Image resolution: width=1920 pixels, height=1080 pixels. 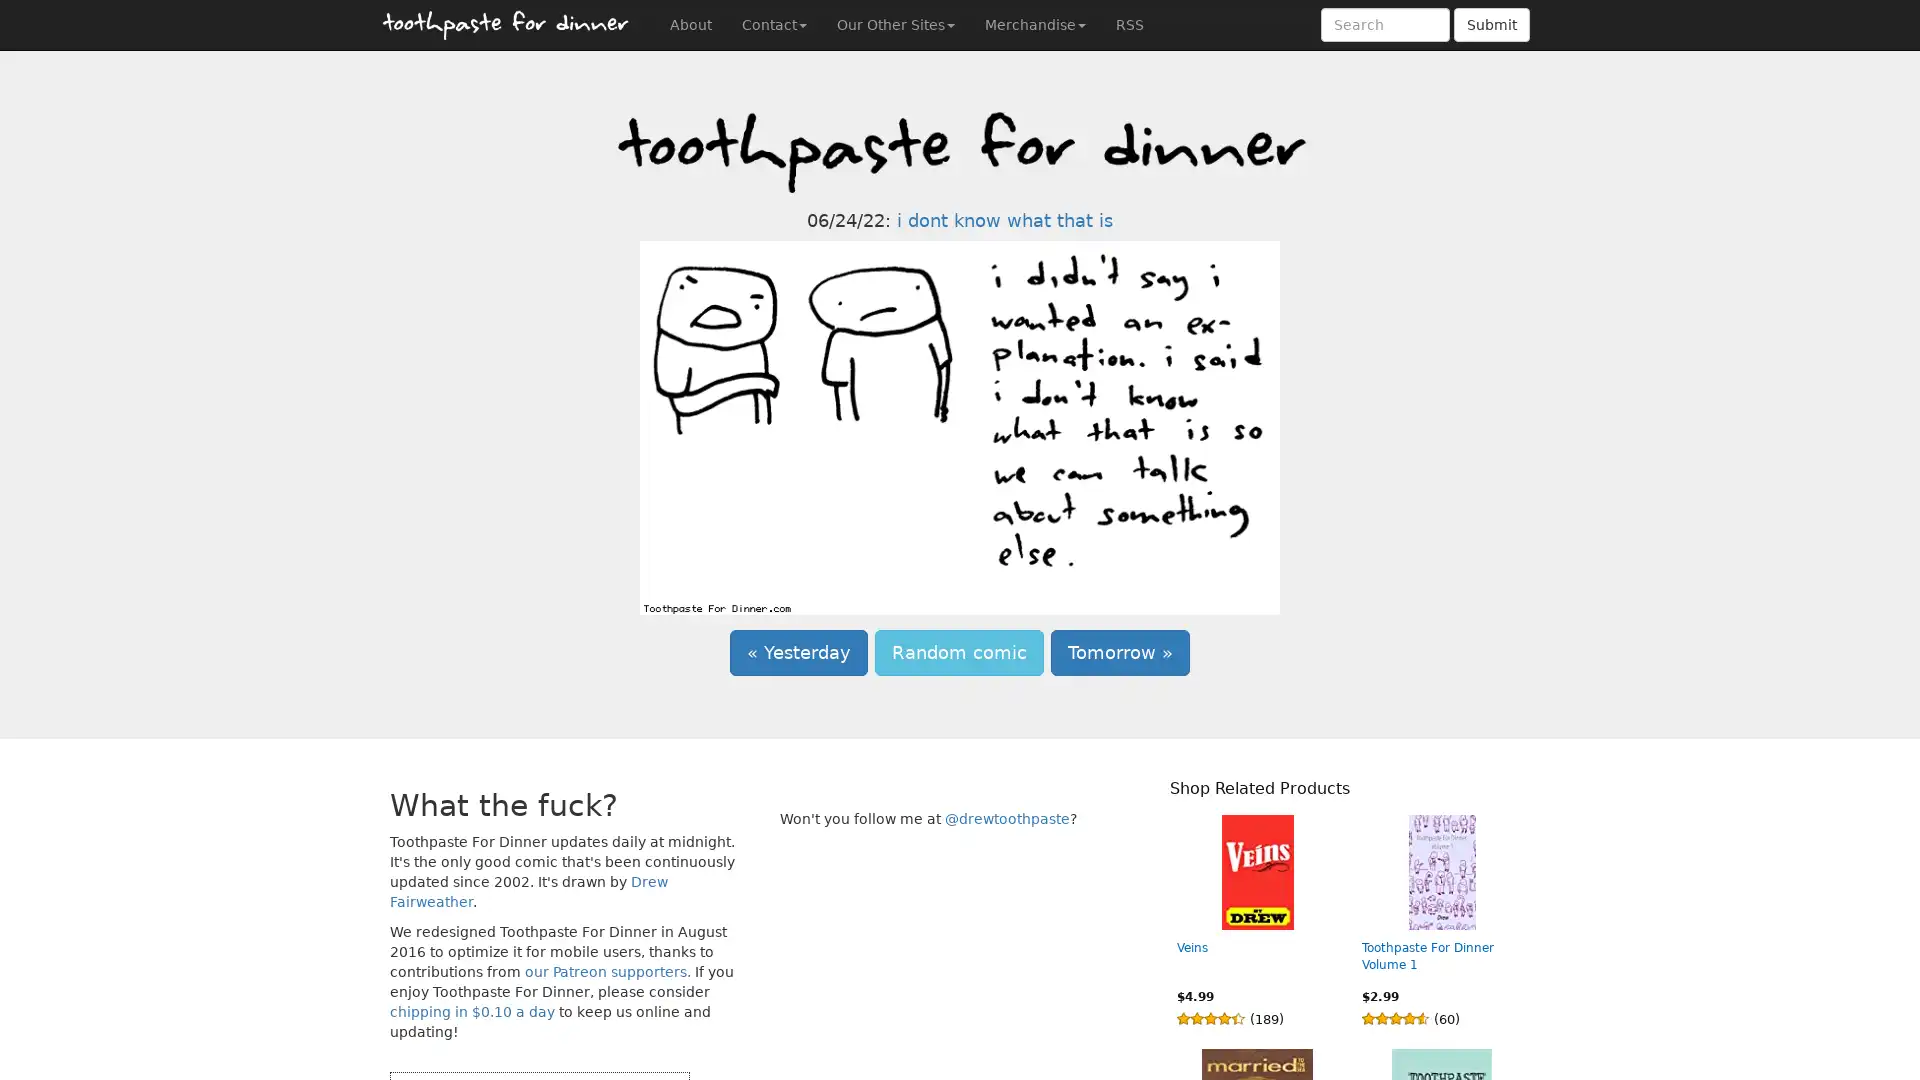 What do you see at coordinates (1492, 24) in the screenshot?
I see `Submit` at bounding box center [1492, 24].